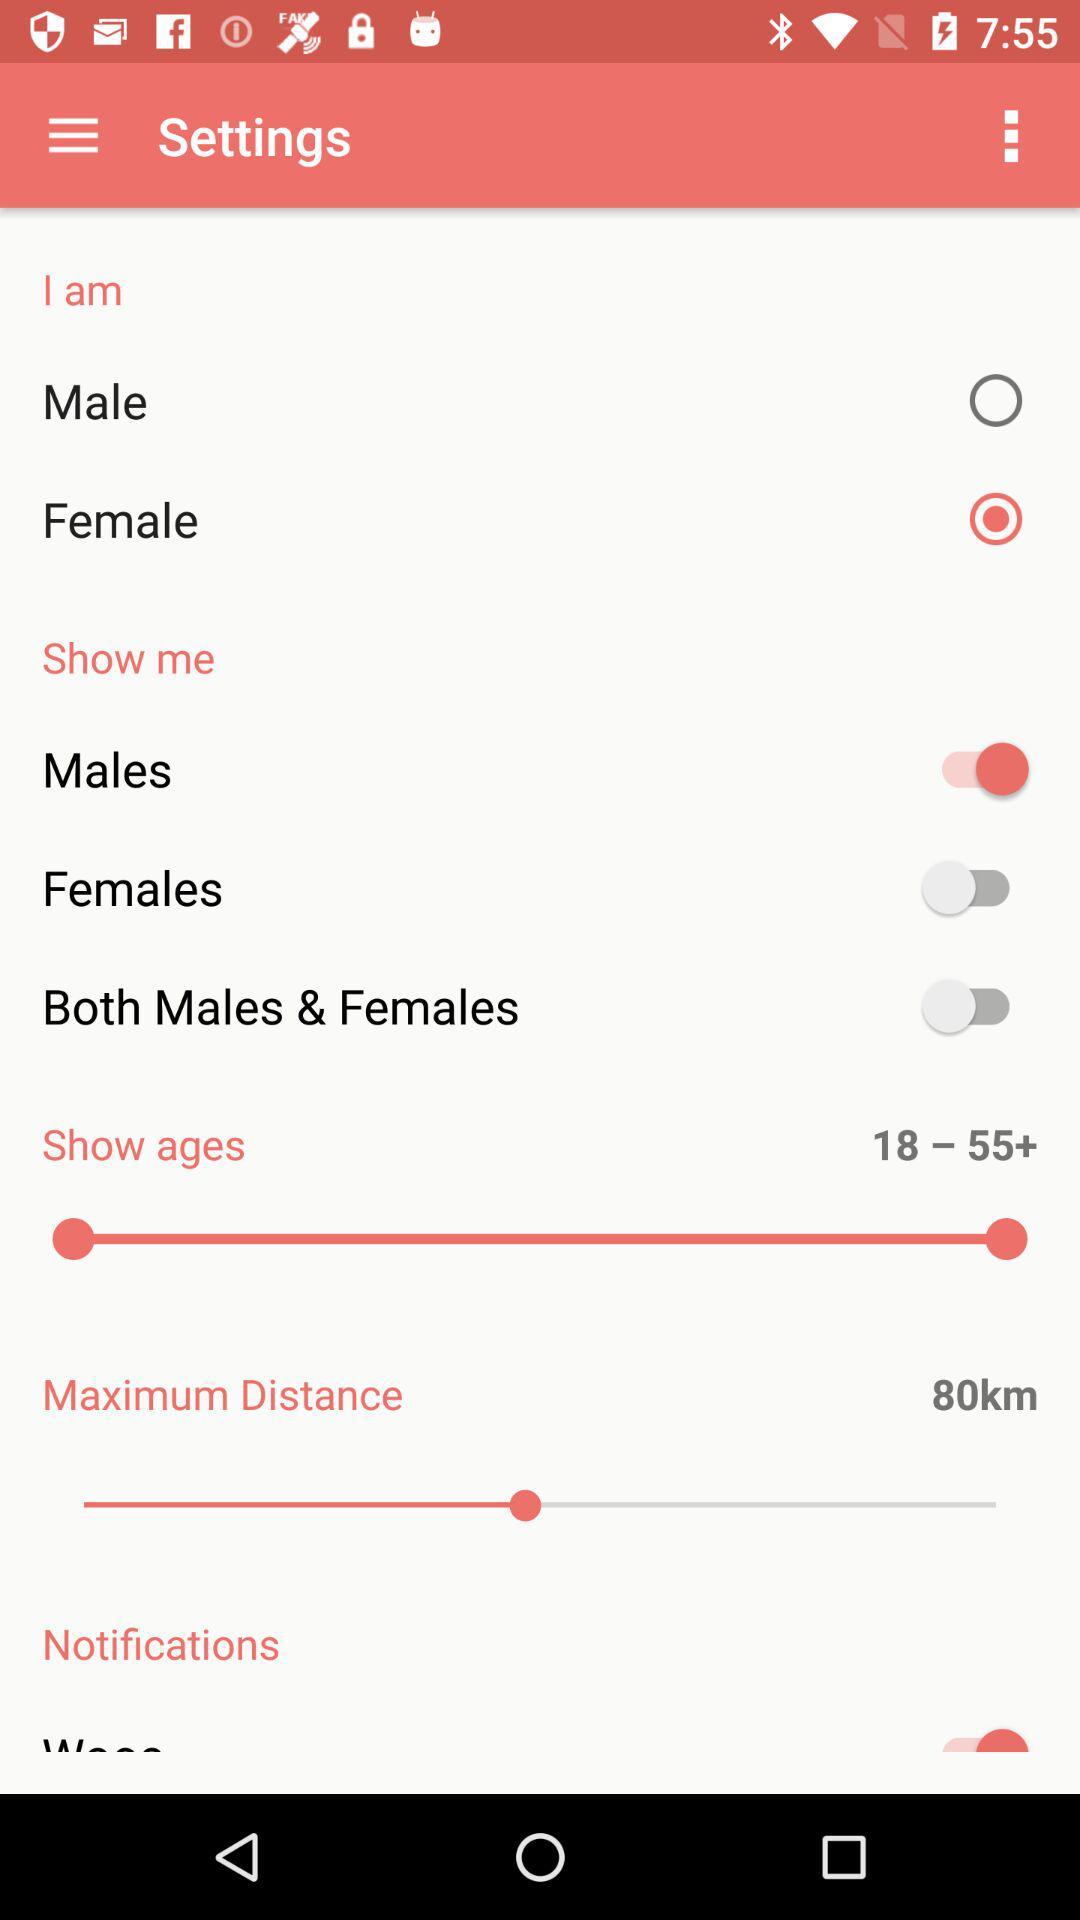 Image resolution: width=1080 pixels, height=1920 pixels. I want to click on both males & females icon, so click(540, 1006).